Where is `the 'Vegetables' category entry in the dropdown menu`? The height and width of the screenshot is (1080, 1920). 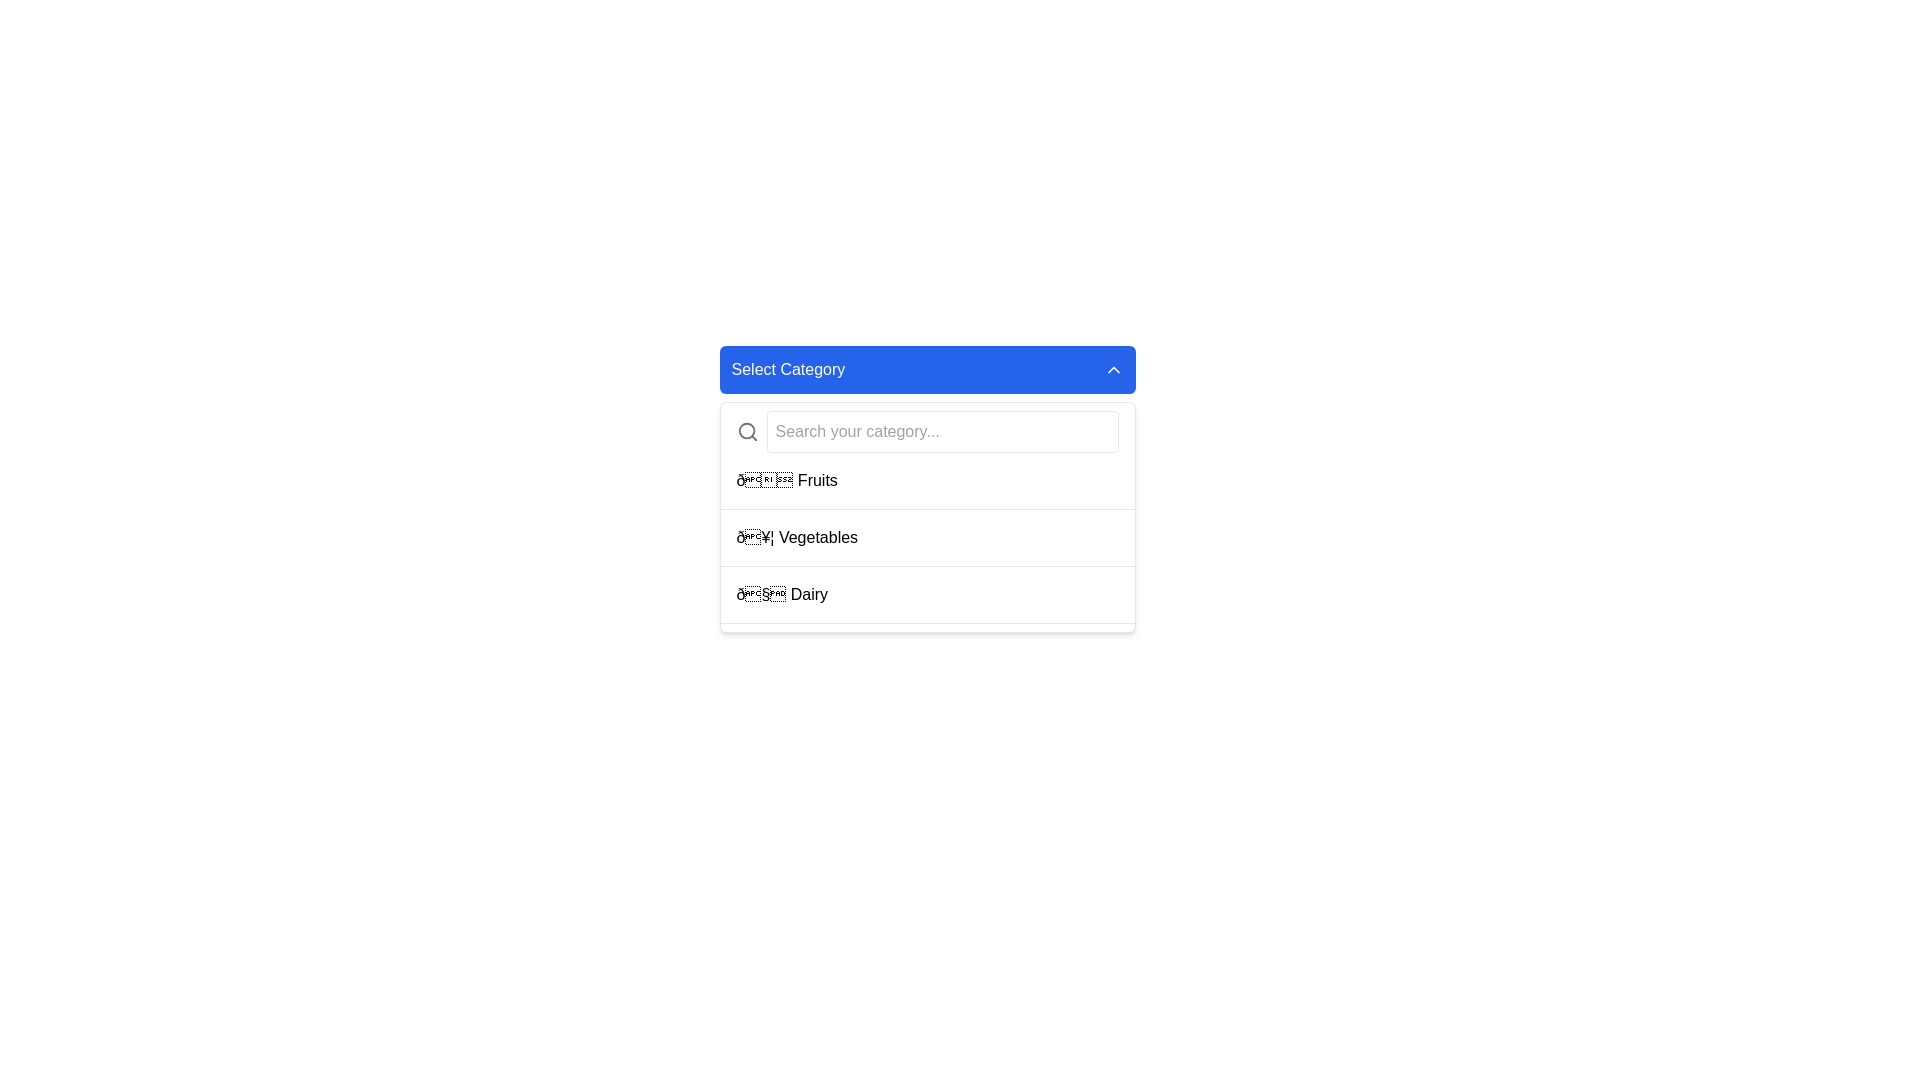
the 'Vegetables' category entry in the dropdown menu is located at coordinates (926, 516).